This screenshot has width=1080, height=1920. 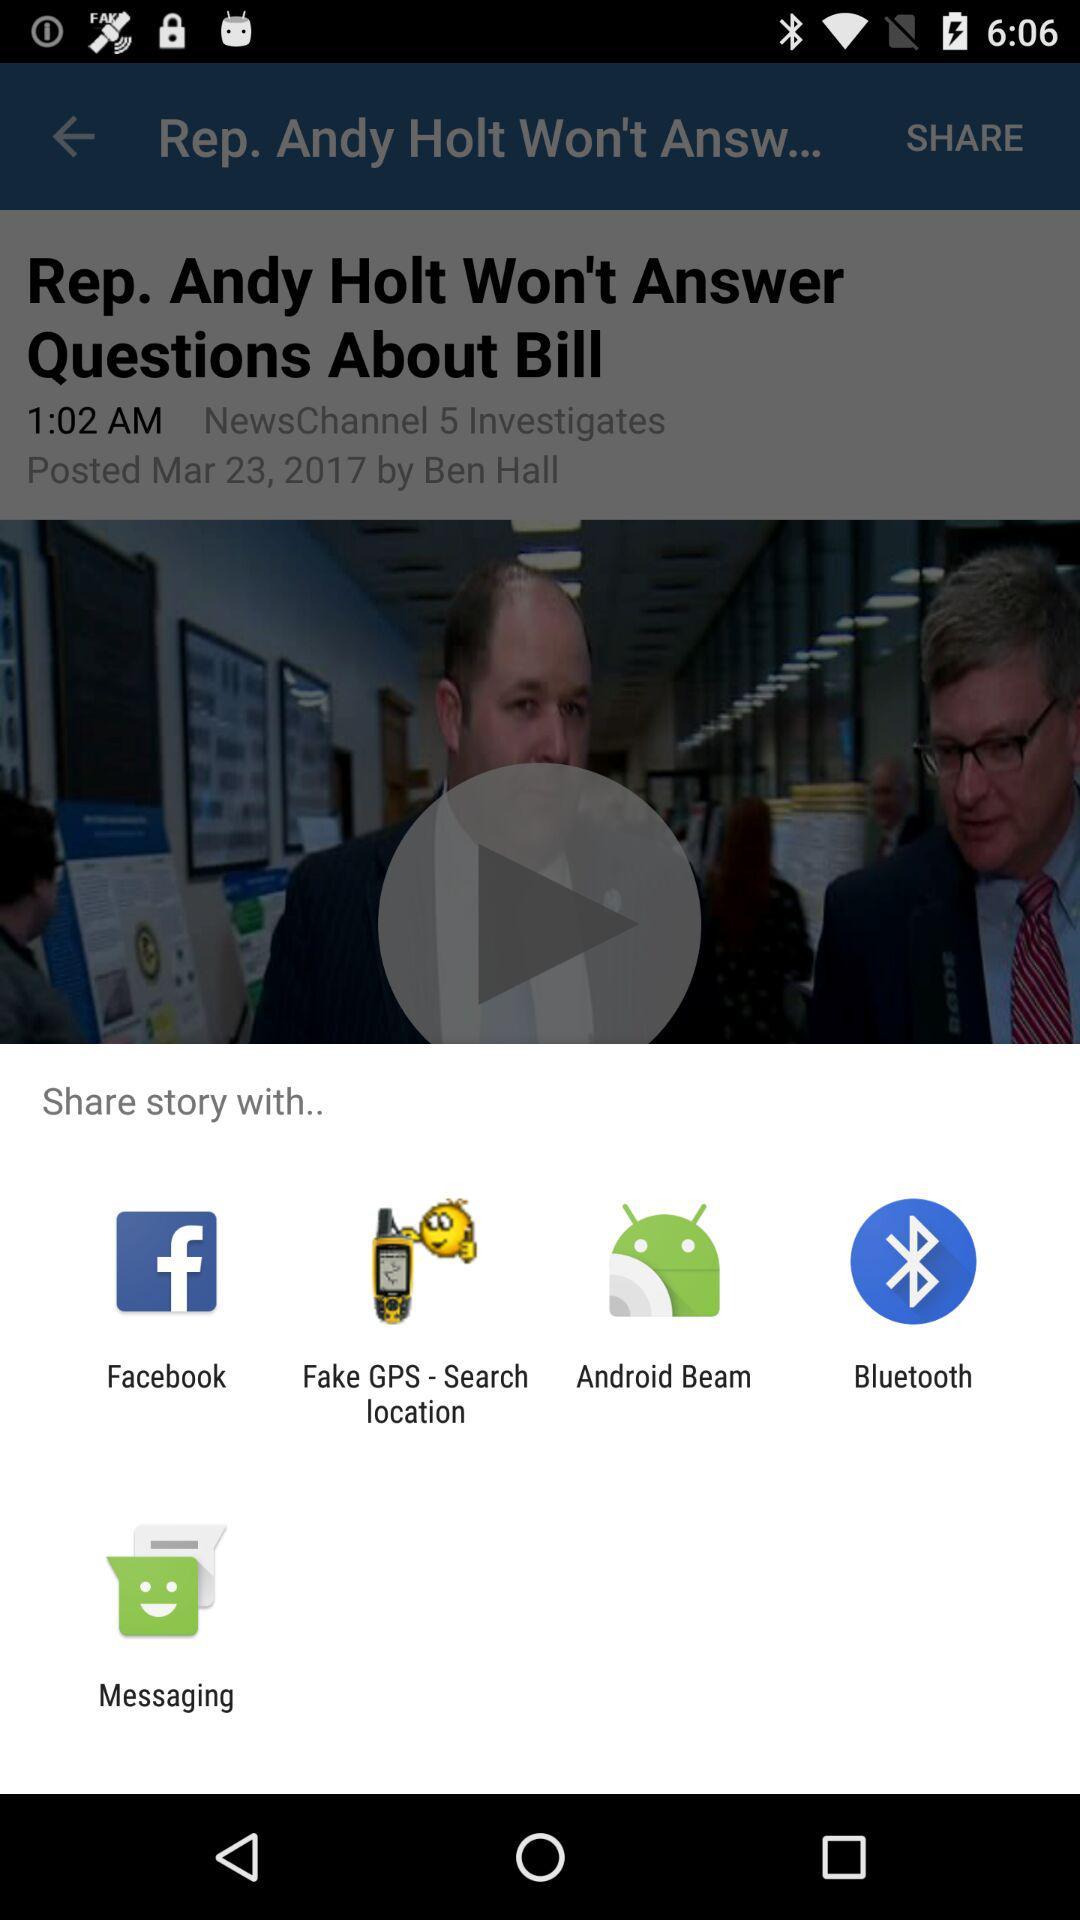 What do you see at coordinates (664, 1392) in the screenshot?
I see `item next to the bluetooth item` at bounding box center [664, 1392].